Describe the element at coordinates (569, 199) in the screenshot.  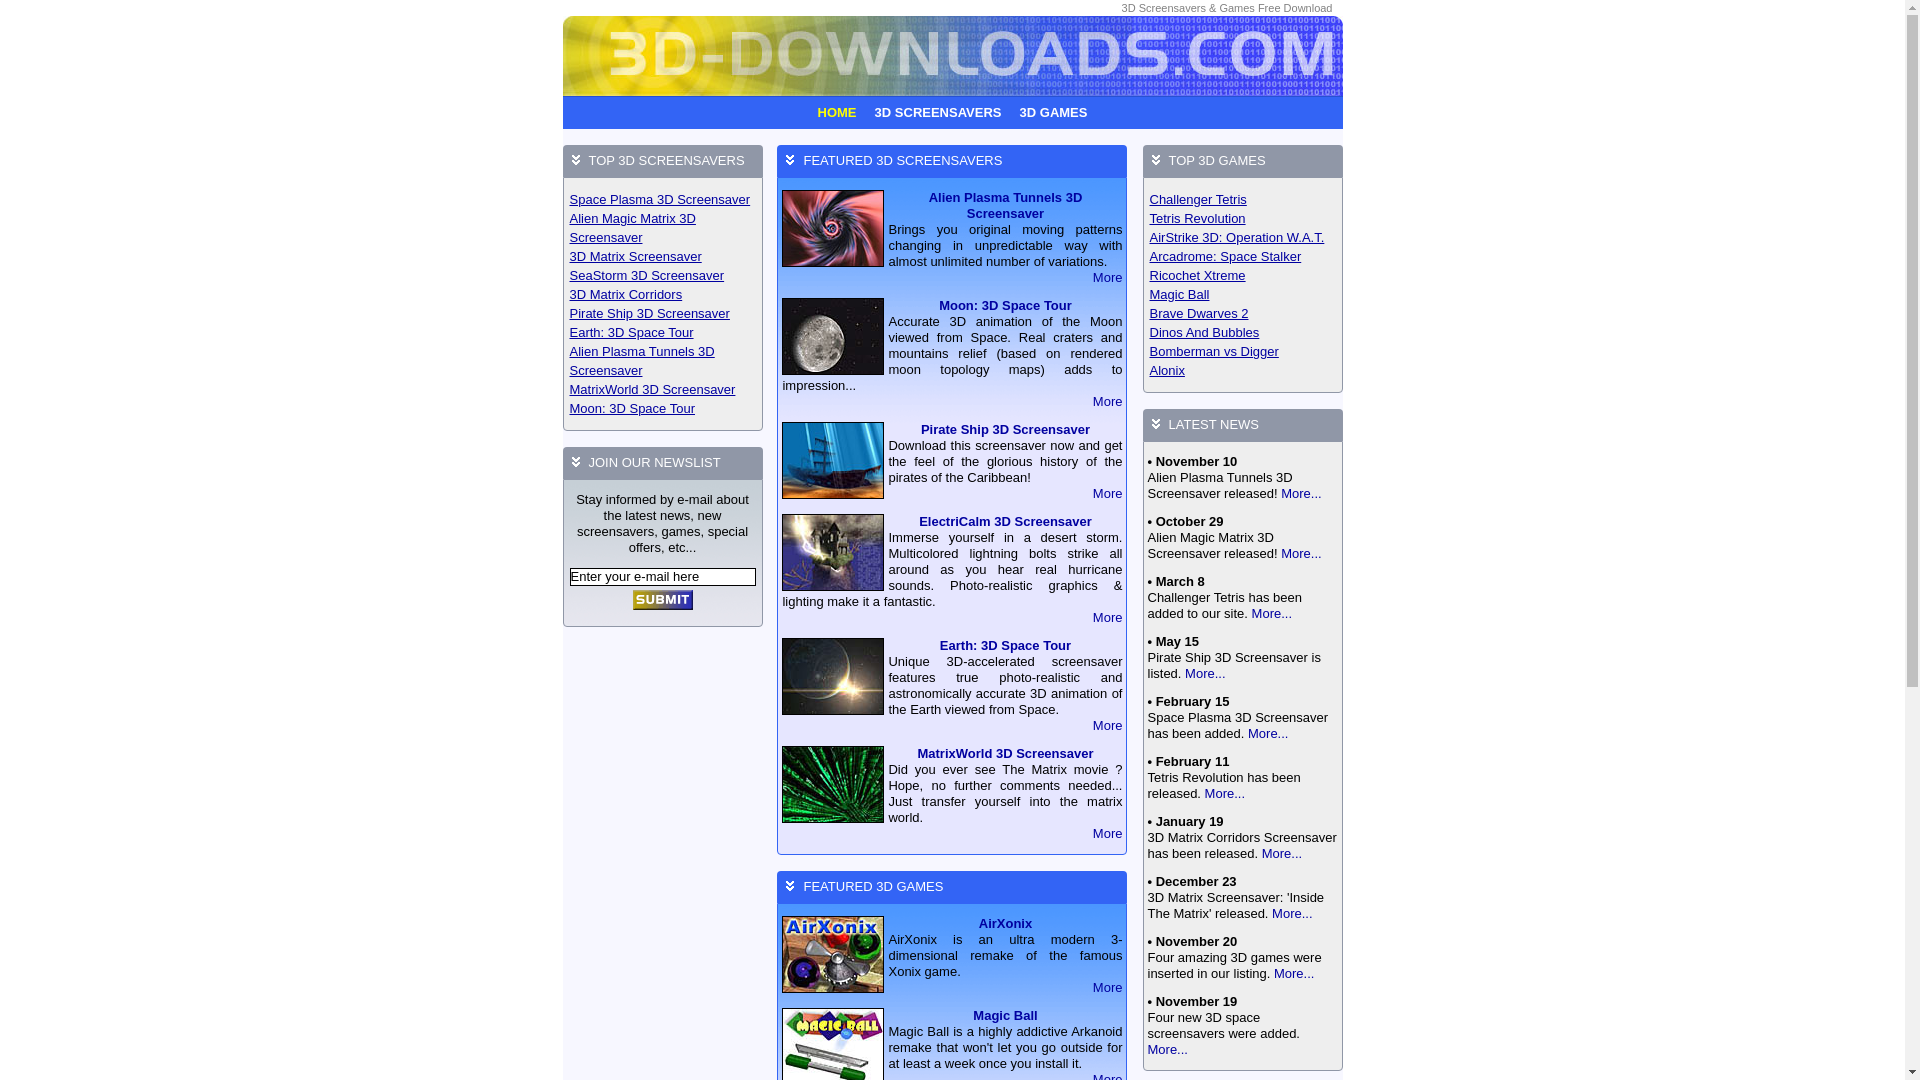
I see `'Space Plasma 3D Screensaver'` at that location.